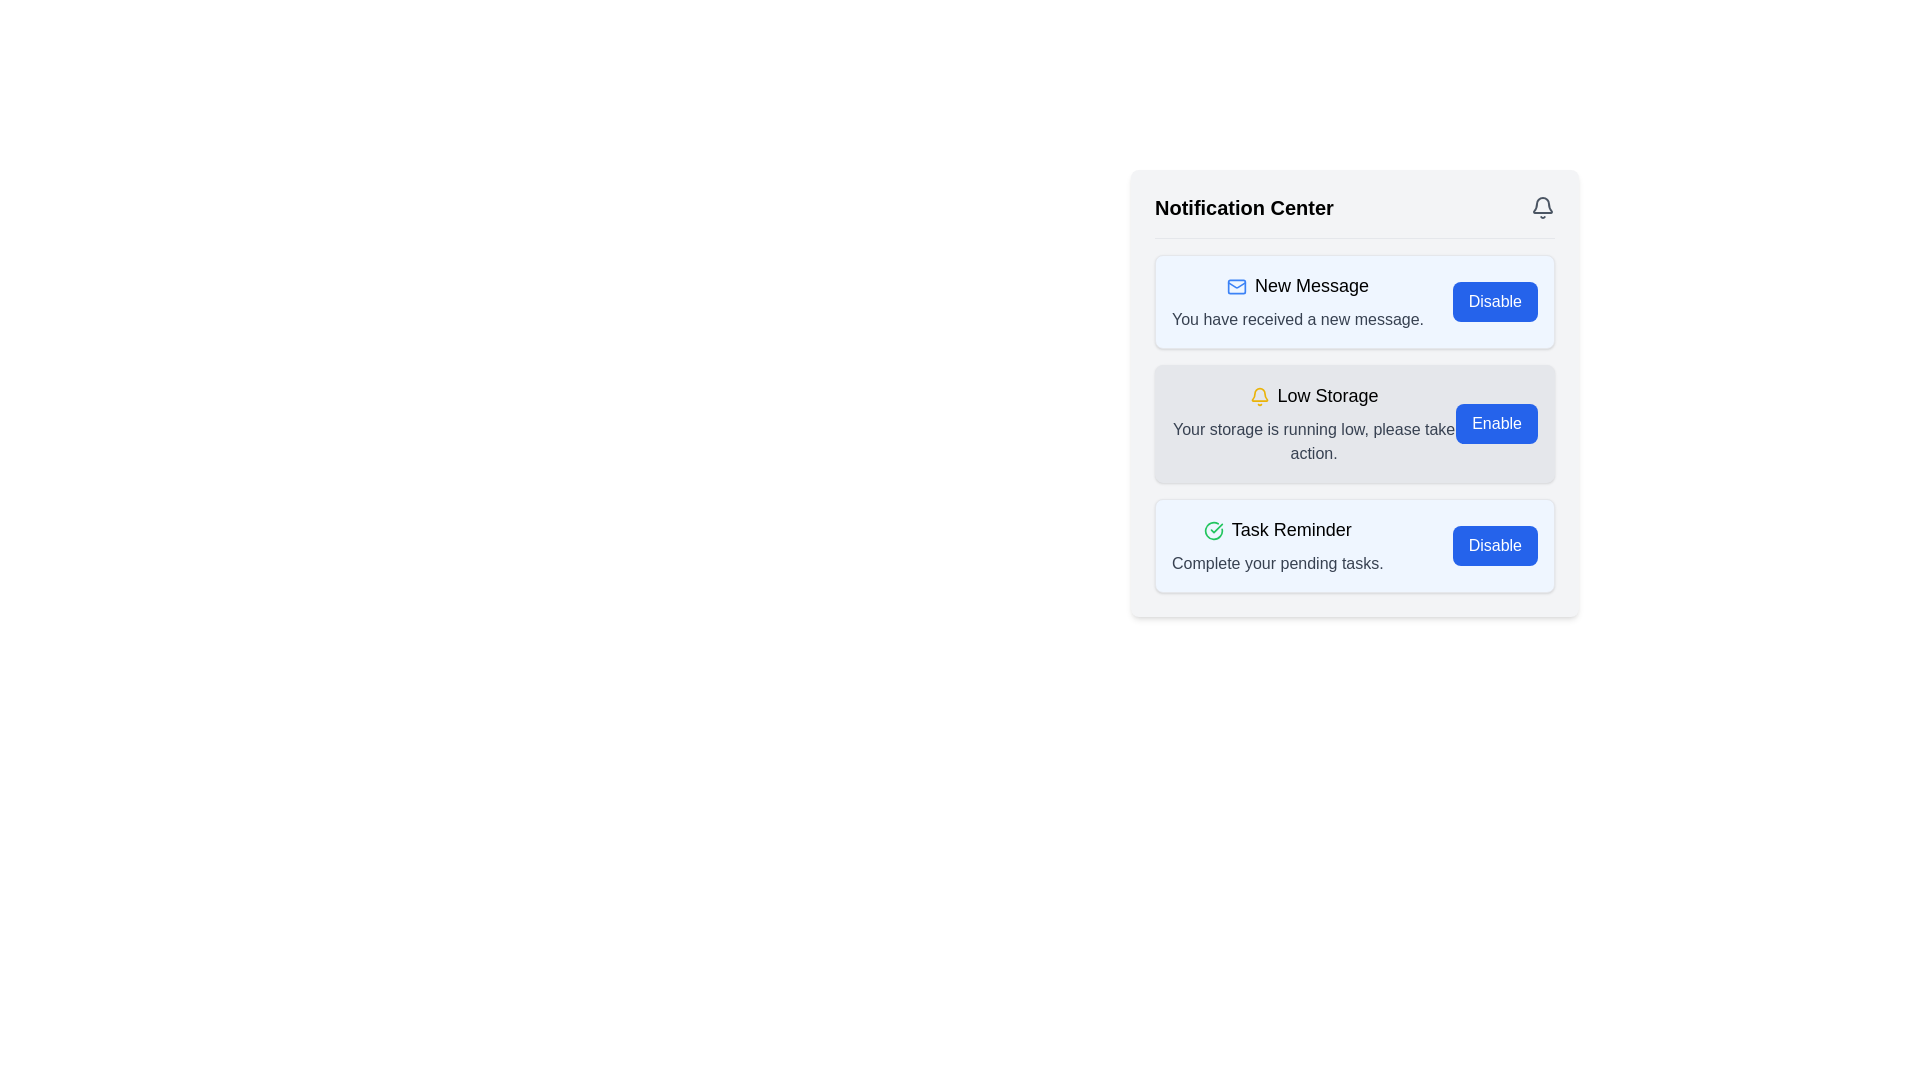 This screenshot has width=1920, height=1080. What do you see at coordinates (1541, 205) in the screenshot?
I see `the bell-shaped notification icon located in the upper-right corner of the notification center panel` at bounding box center [1541, 205].